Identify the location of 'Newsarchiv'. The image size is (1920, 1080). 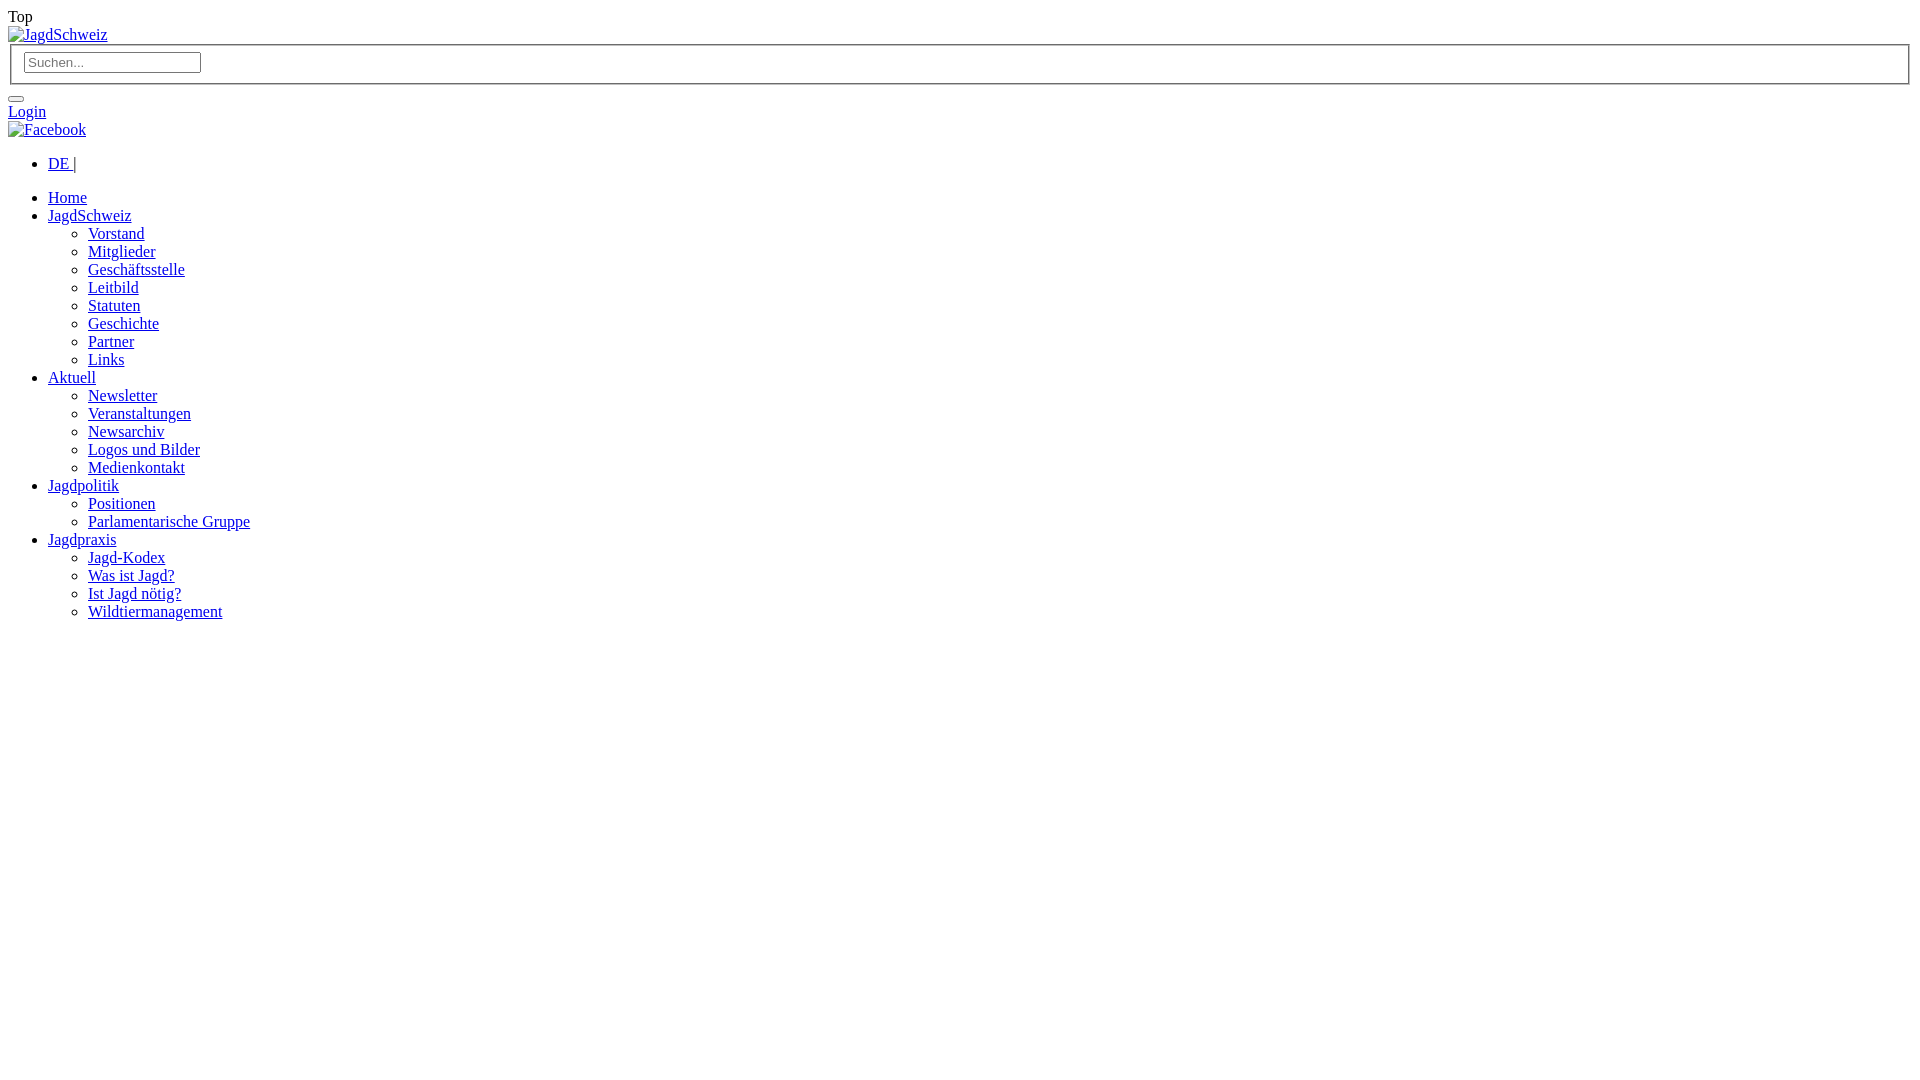
(124, 430).